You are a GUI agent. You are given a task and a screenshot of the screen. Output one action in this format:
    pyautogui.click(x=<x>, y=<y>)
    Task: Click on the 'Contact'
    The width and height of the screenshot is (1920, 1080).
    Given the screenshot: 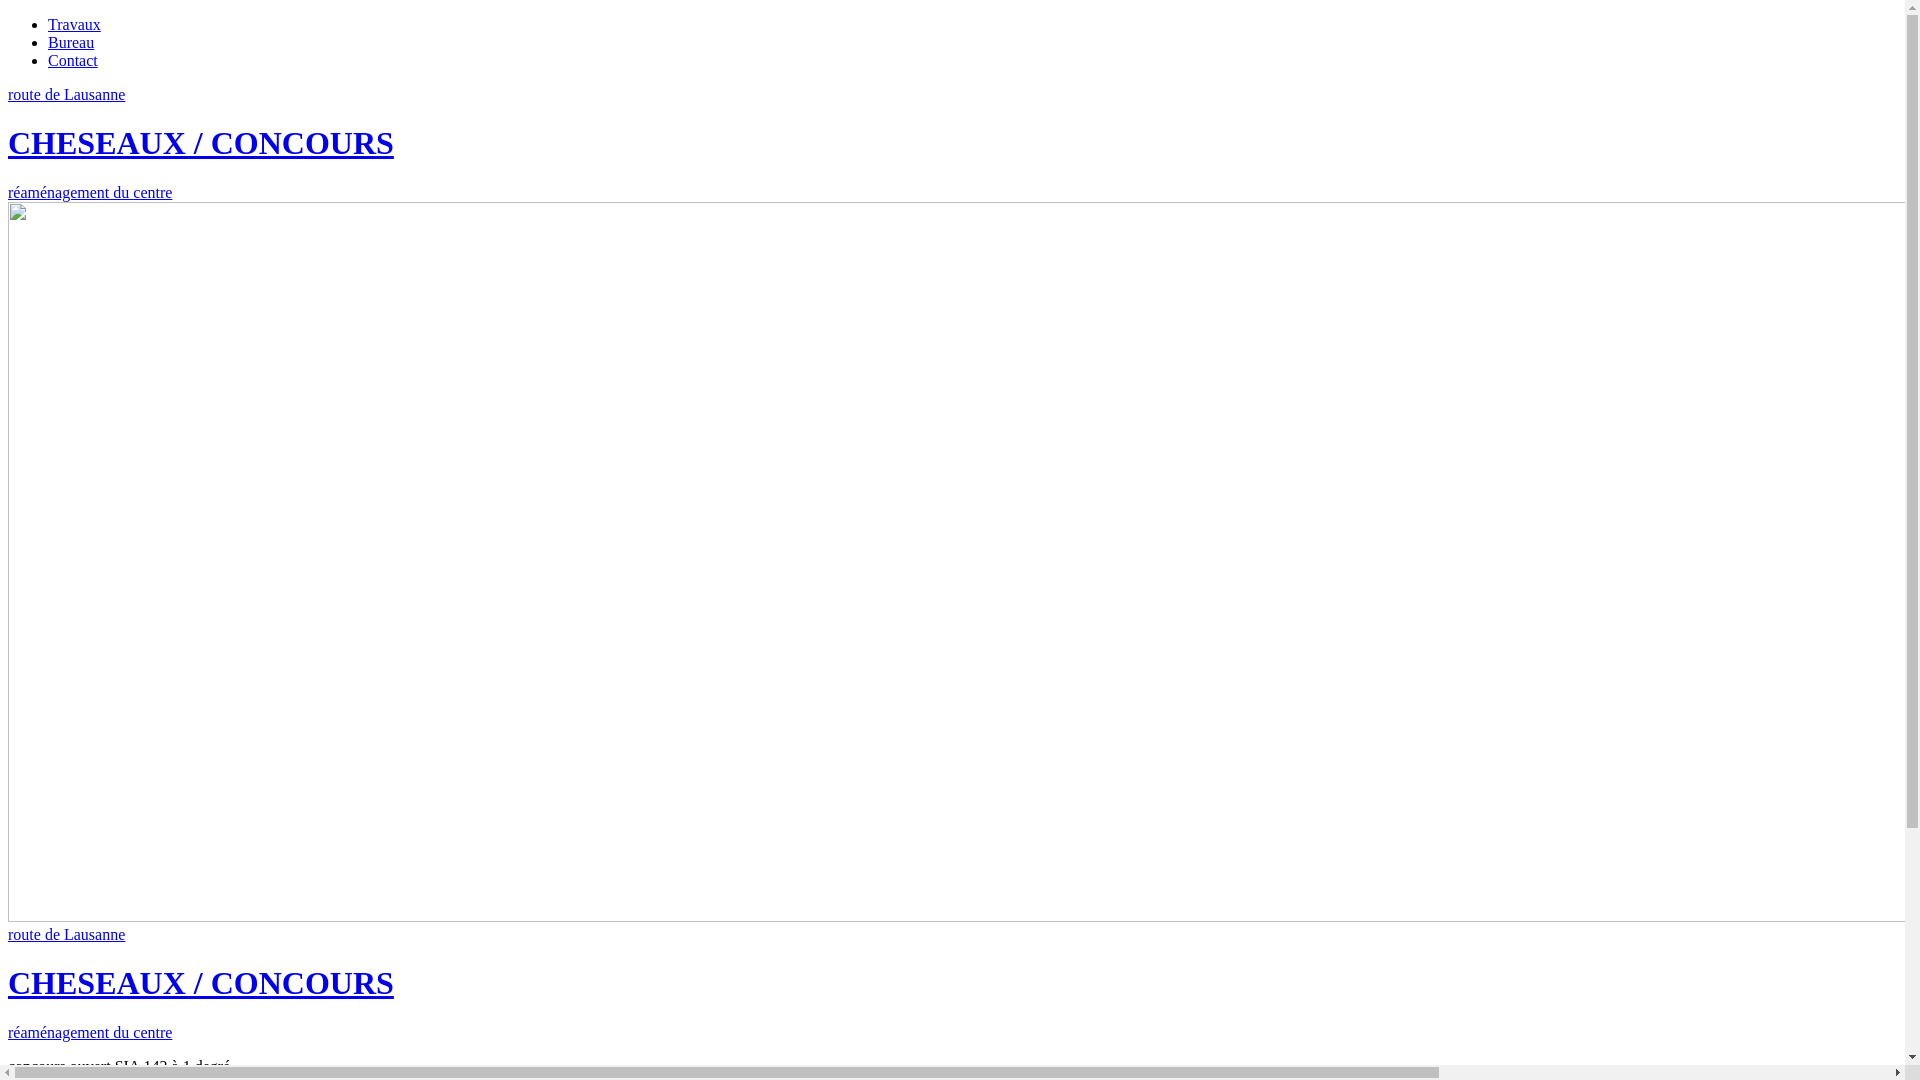 What is the action you would take?
    pyautogui.click(x=72, y=59)
    